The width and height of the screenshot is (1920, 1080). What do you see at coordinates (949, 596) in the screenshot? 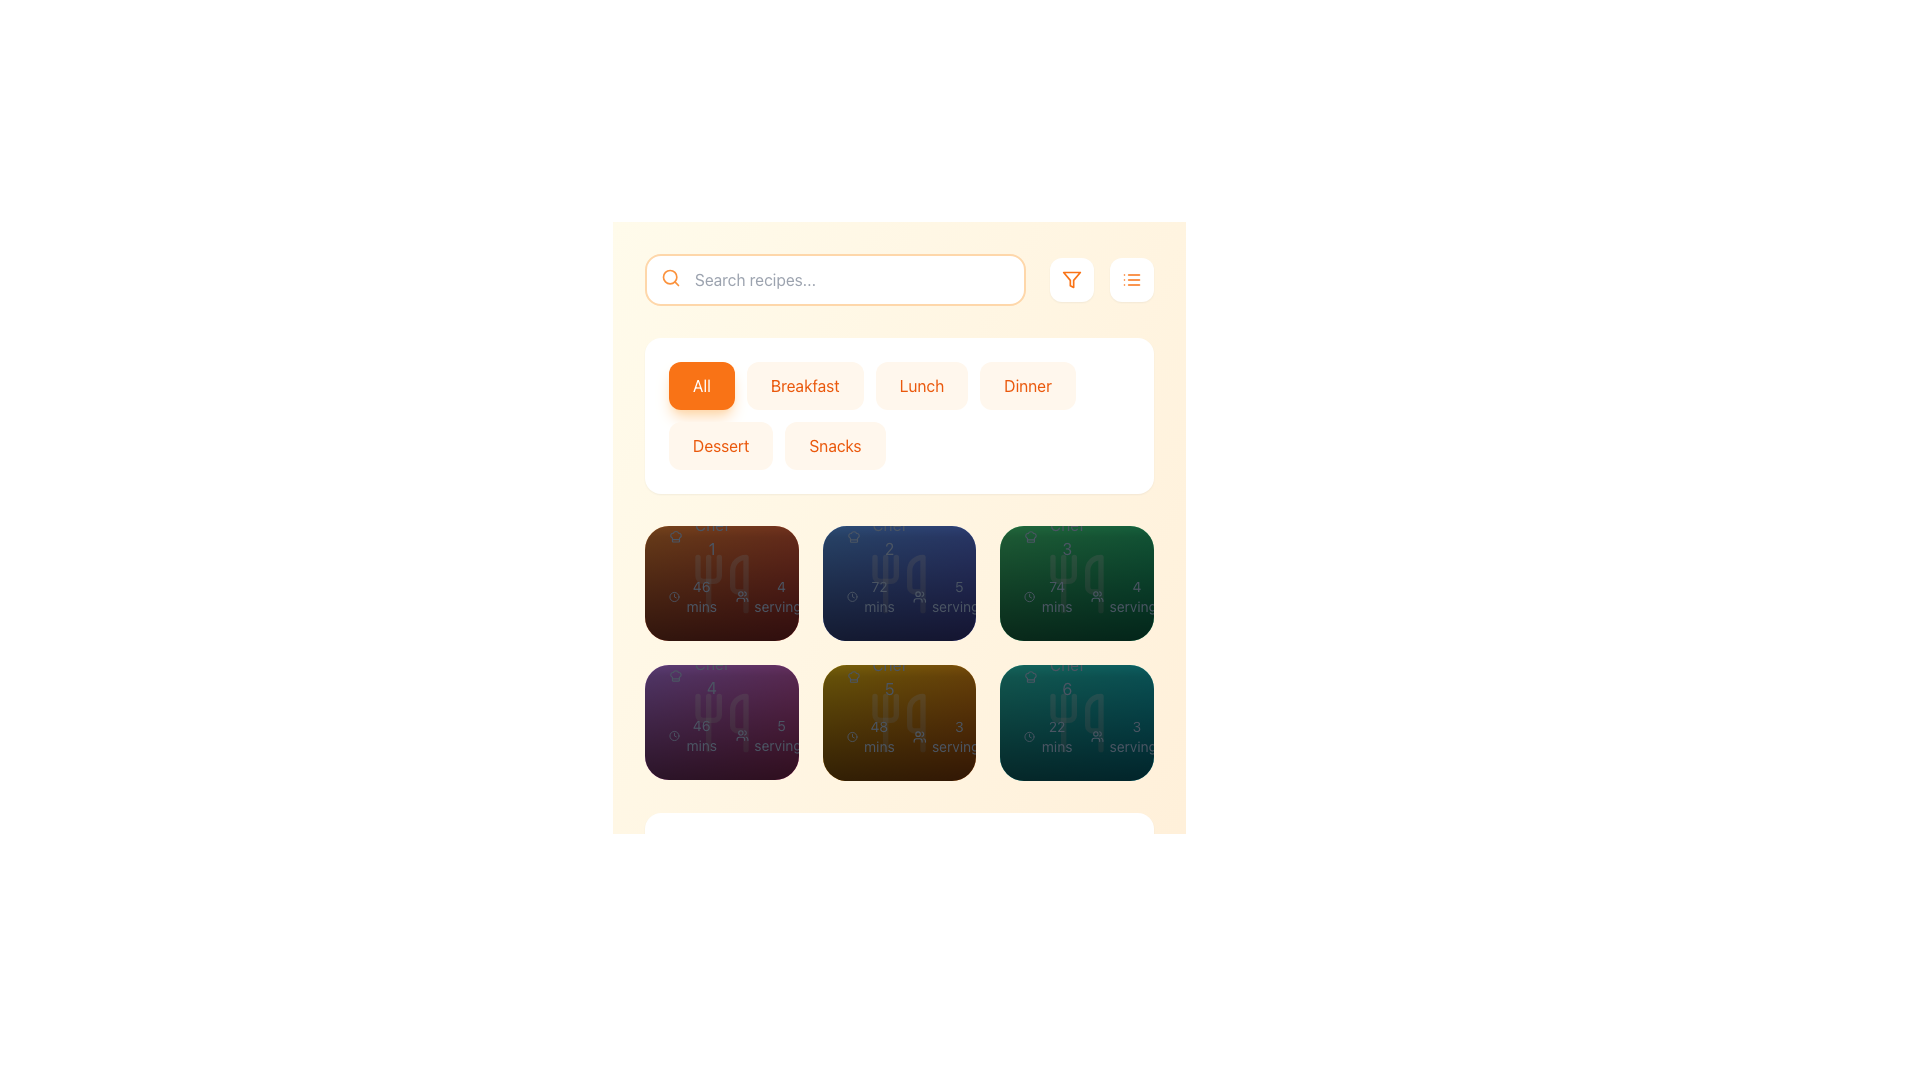
I see `the text element displaying '5 servings' with an accompanying icon of users, located in the third card of the second row in a grid layout` at bounding box center [949, 596].